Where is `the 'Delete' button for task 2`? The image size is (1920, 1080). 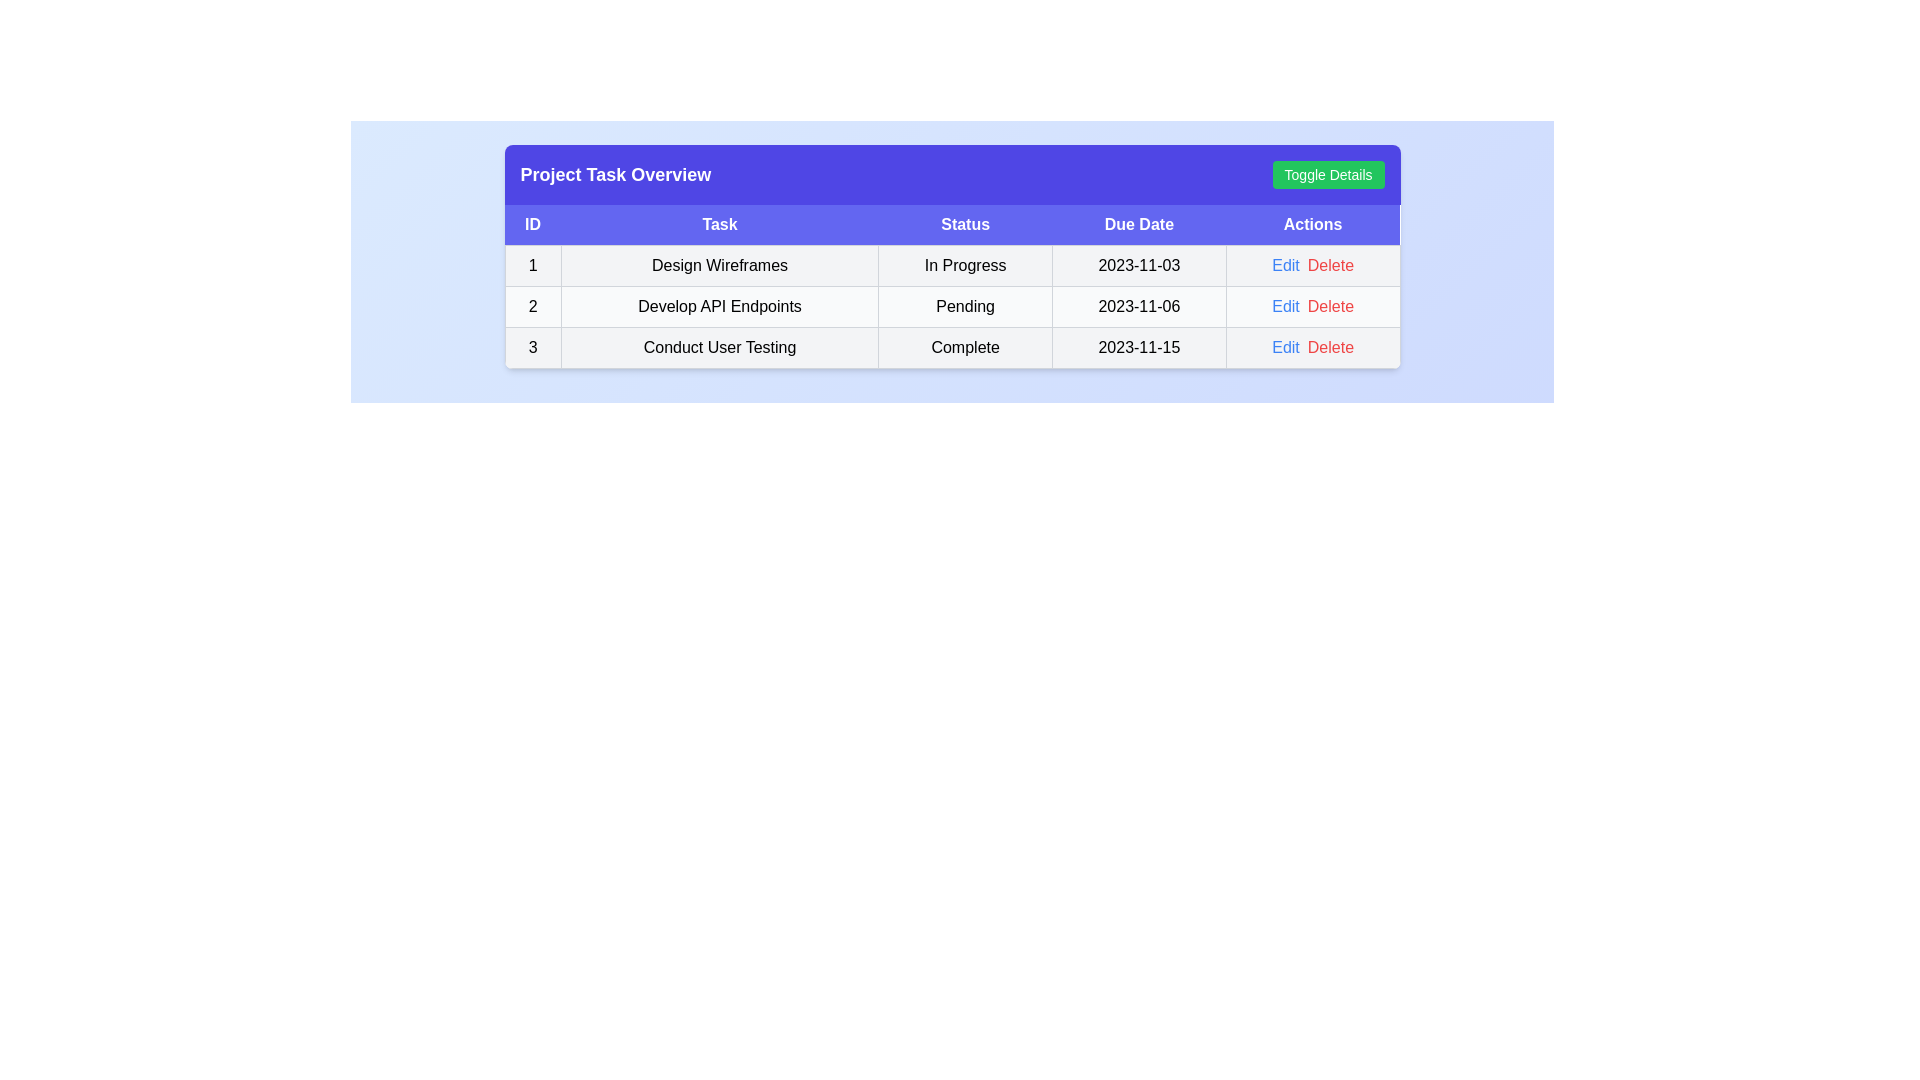 the 'Delete' button for task 2 is located at coordinates (1330, 307).